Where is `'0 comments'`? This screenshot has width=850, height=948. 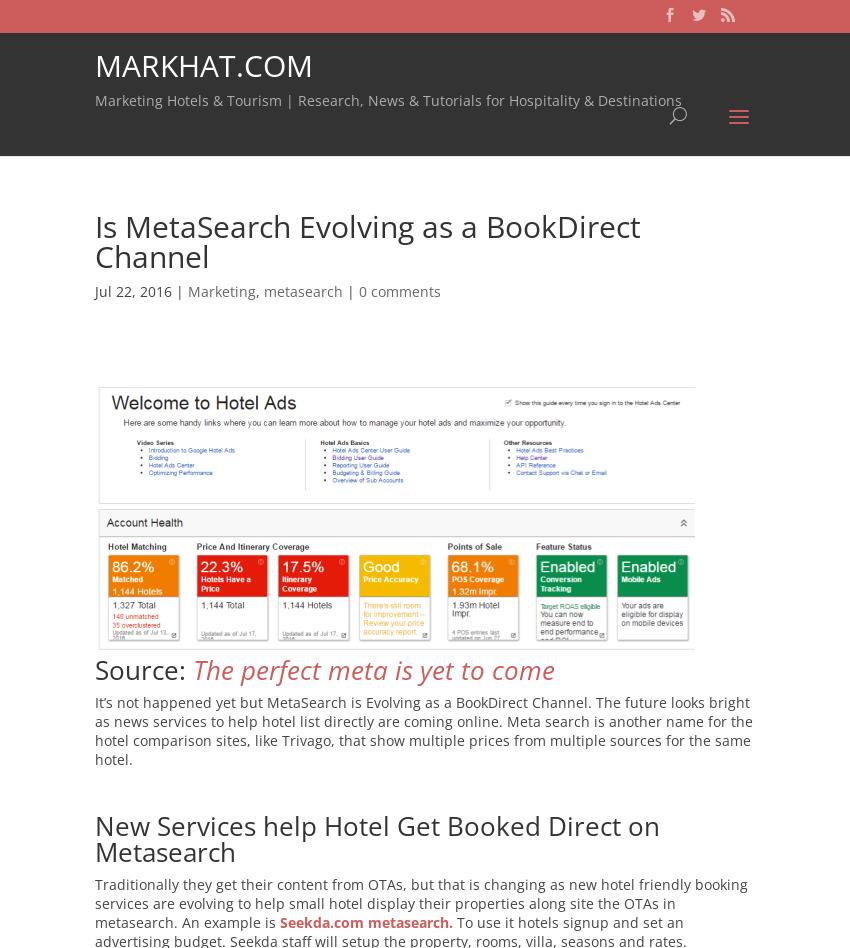 '0 comments' is located at coordinates (400, 291).